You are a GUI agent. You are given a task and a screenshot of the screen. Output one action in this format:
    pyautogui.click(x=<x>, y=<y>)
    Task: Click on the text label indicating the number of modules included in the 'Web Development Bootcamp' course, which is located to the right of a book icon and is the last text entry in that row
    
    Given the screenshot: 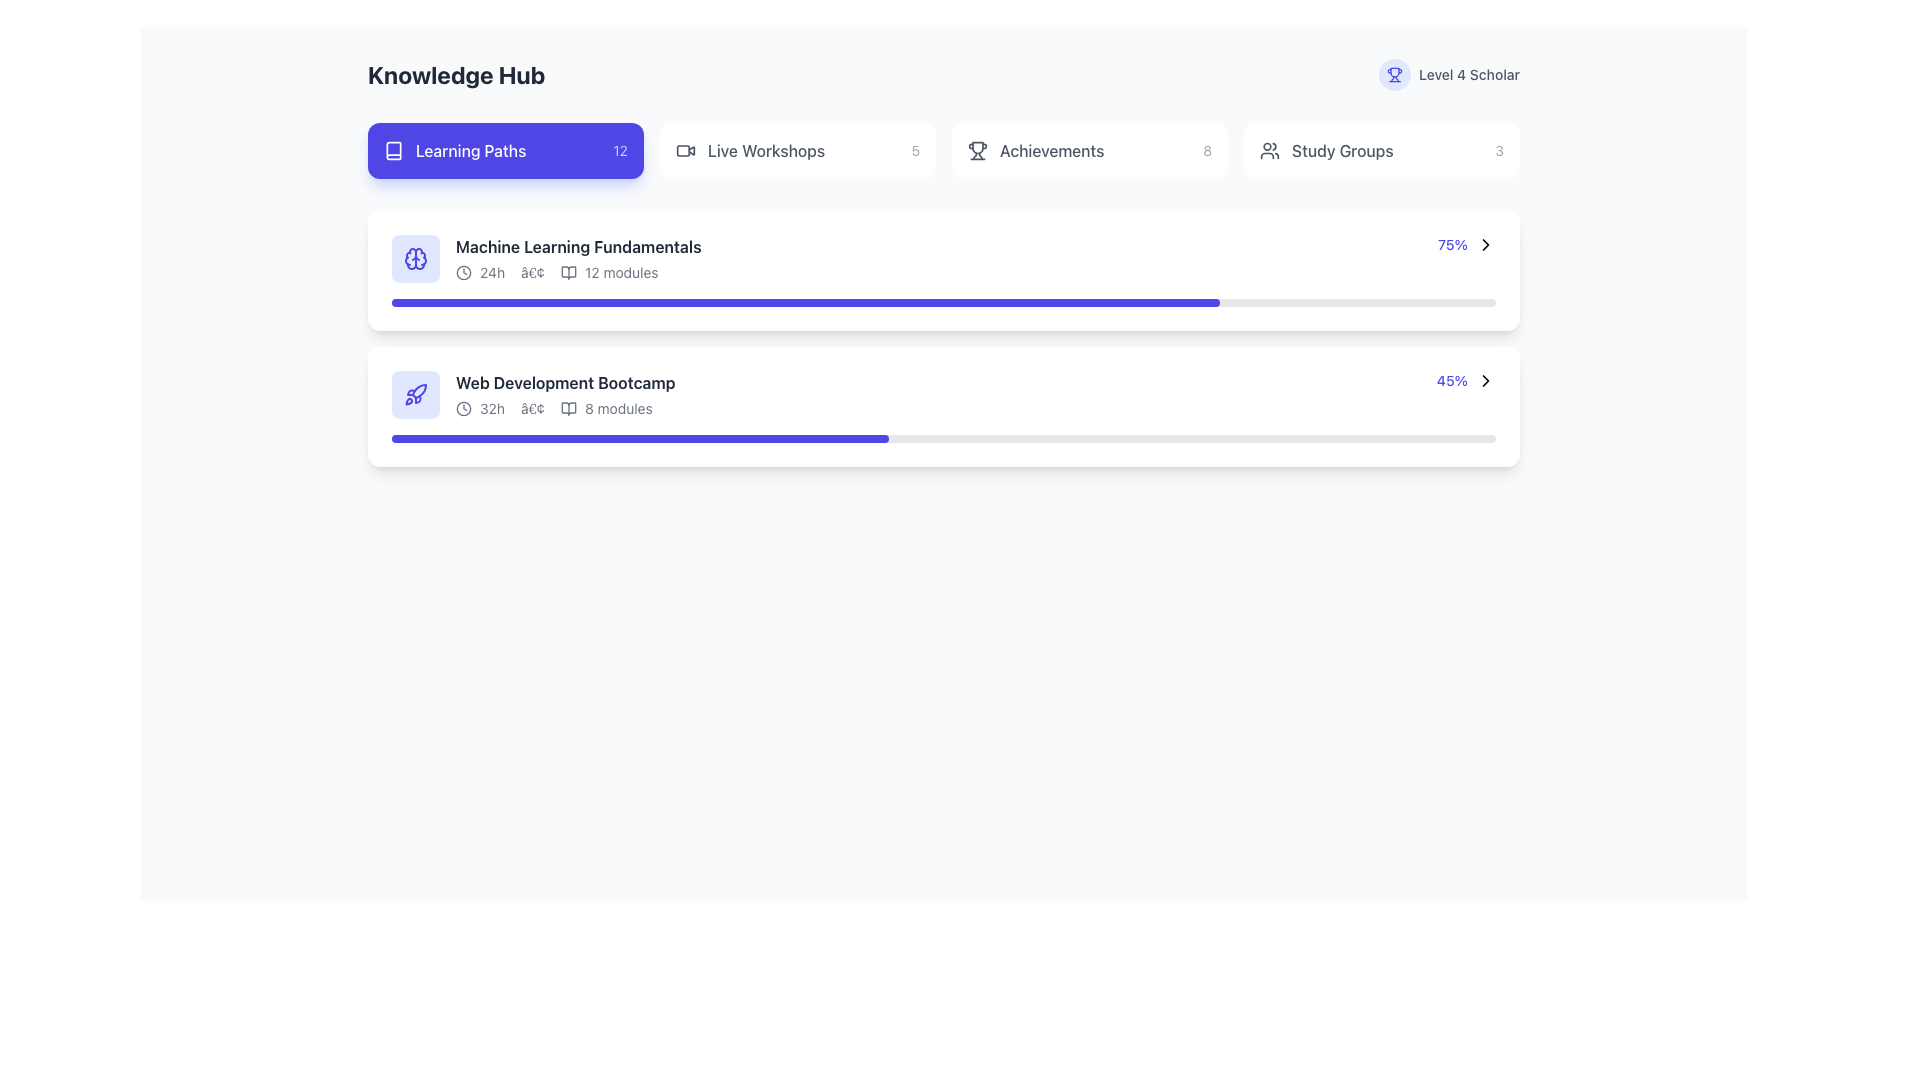 What is the action you would take?
    pyautogui.click(x=617, y=407)
    